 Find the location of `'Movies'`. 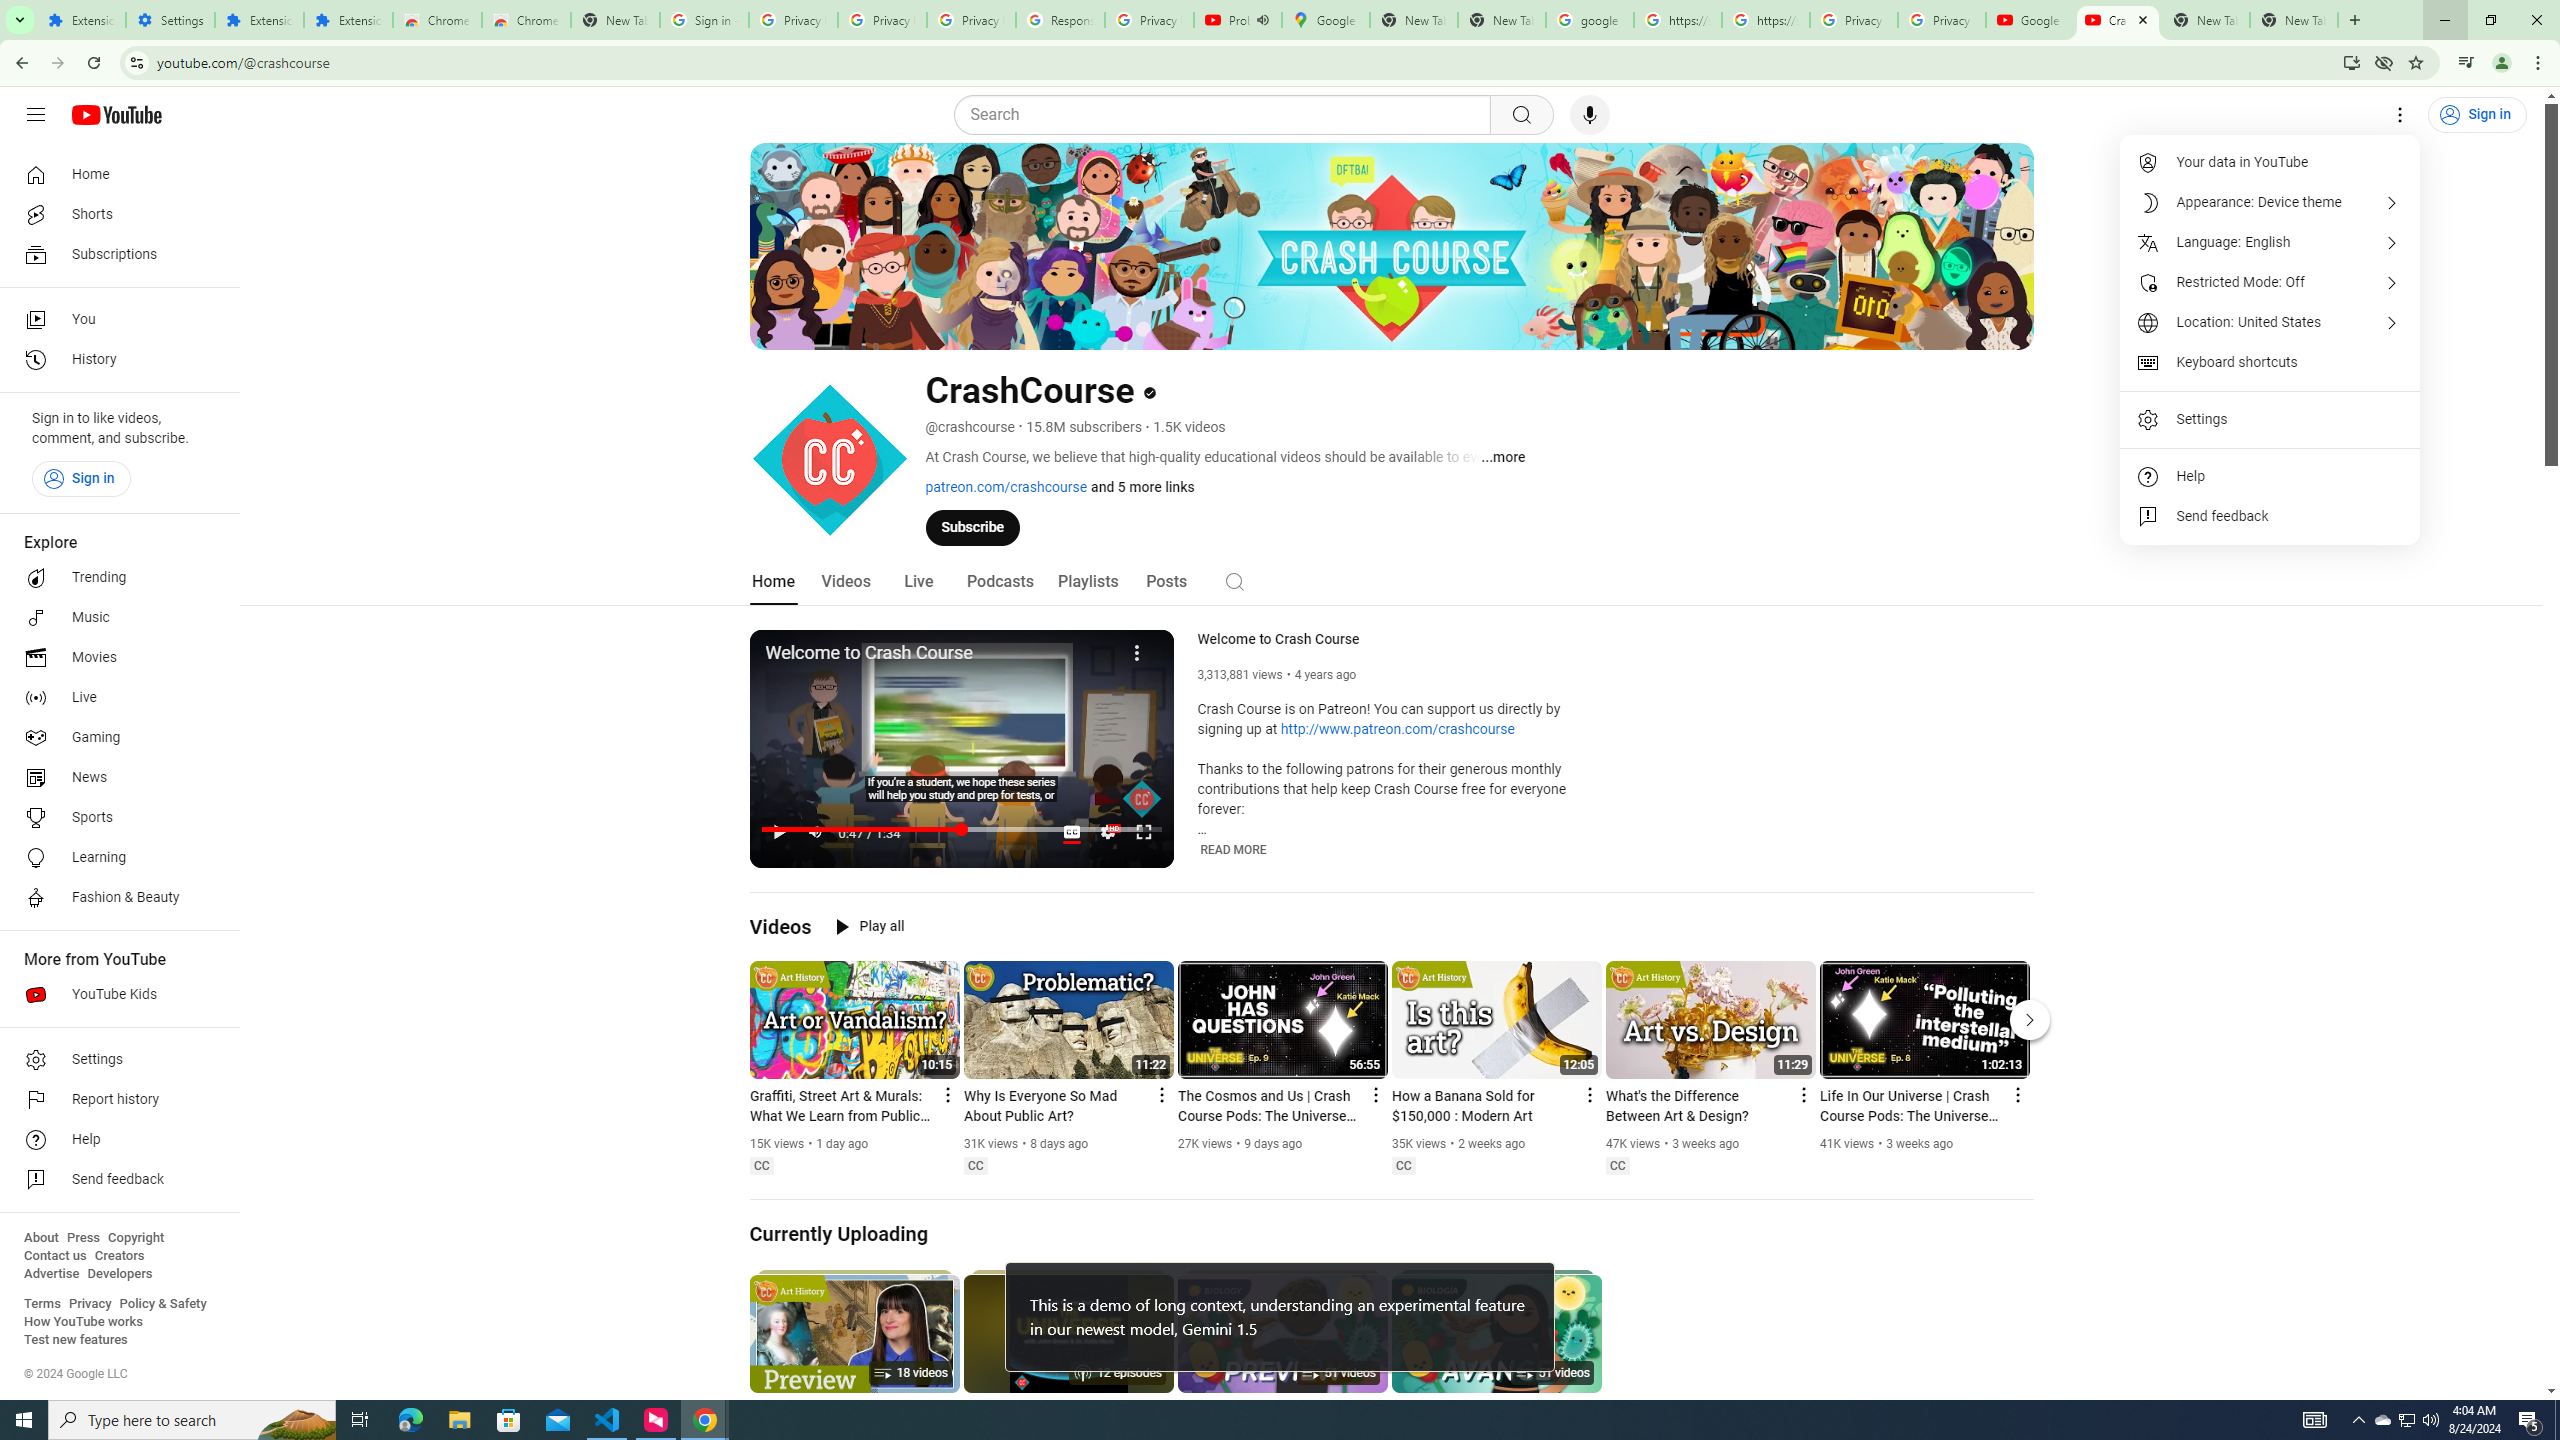

'Movies' is located at coordinates (113, 658).